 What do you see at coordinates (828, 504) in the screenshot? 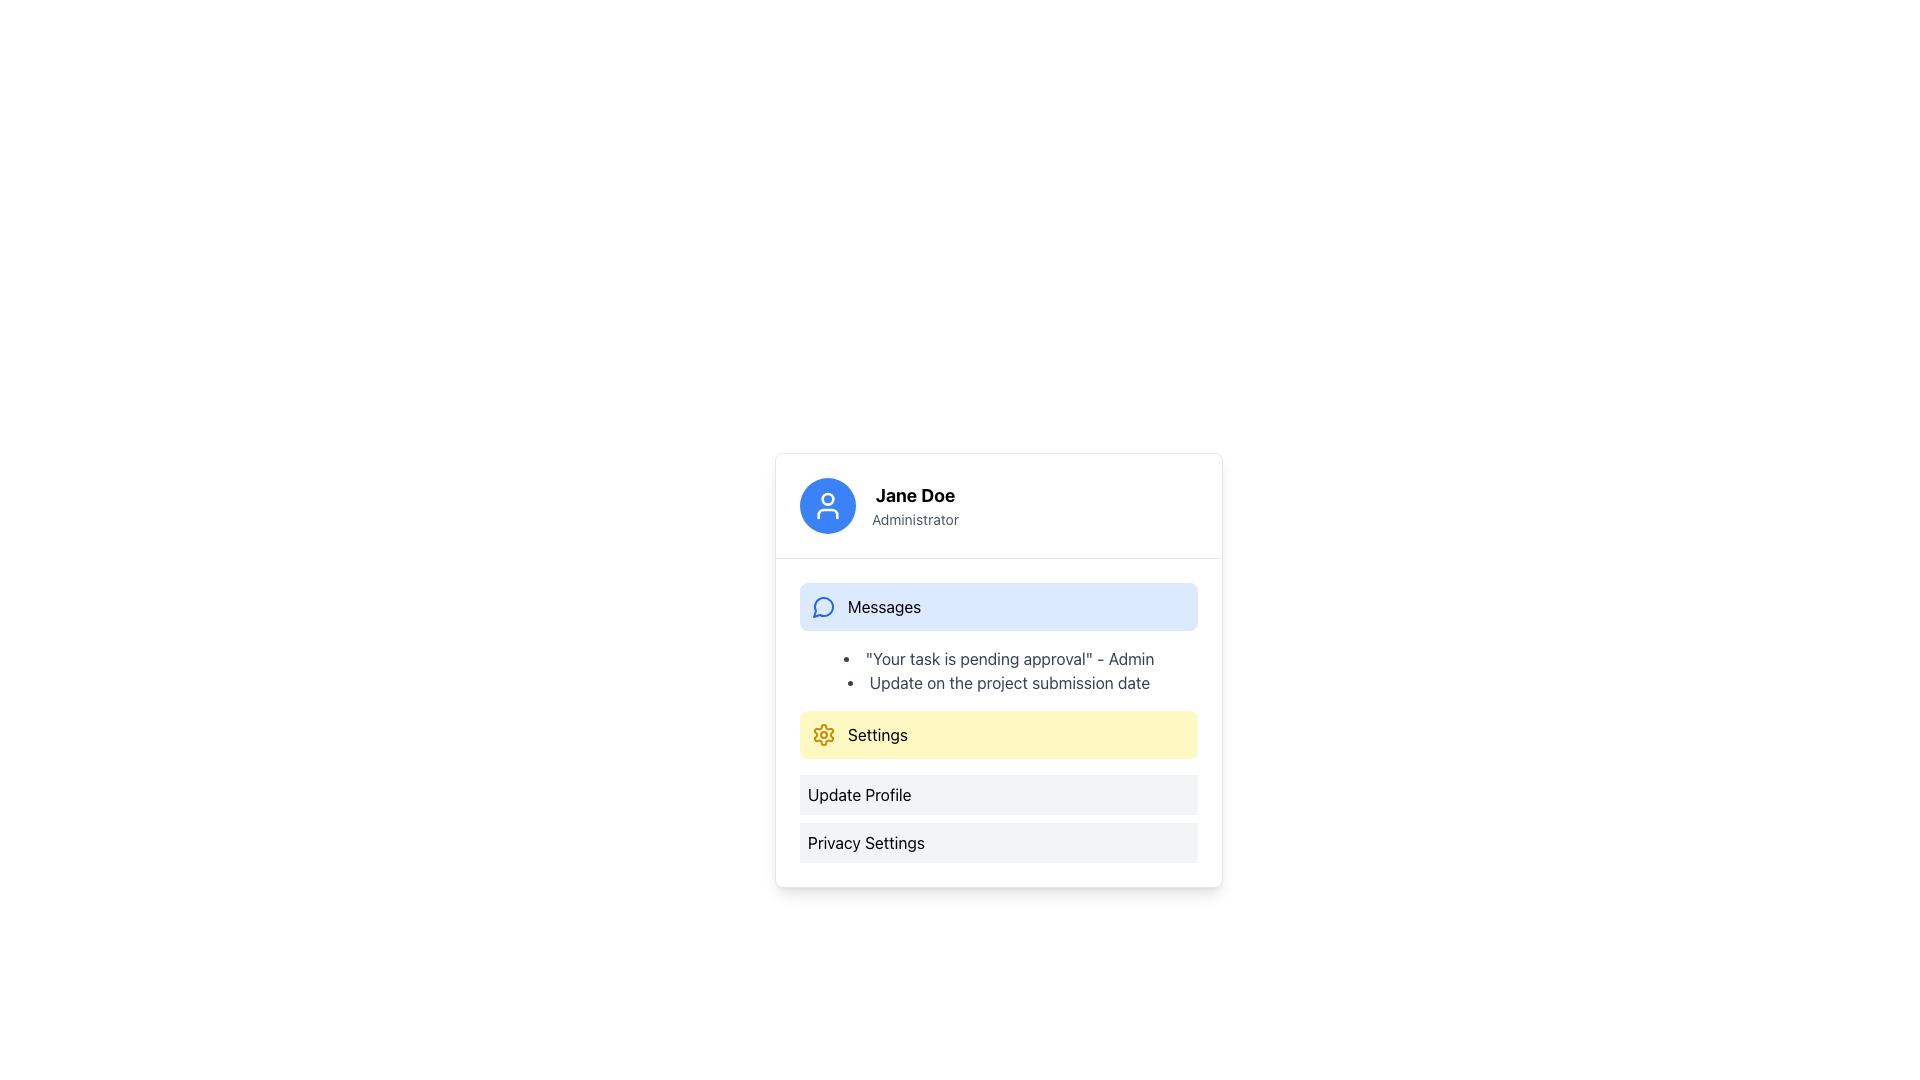
I see `the user icon, which is a silhouette of a person within a blue circular background, located at the top-left corner of the user profile card interface` at bounding box center [828, 504].